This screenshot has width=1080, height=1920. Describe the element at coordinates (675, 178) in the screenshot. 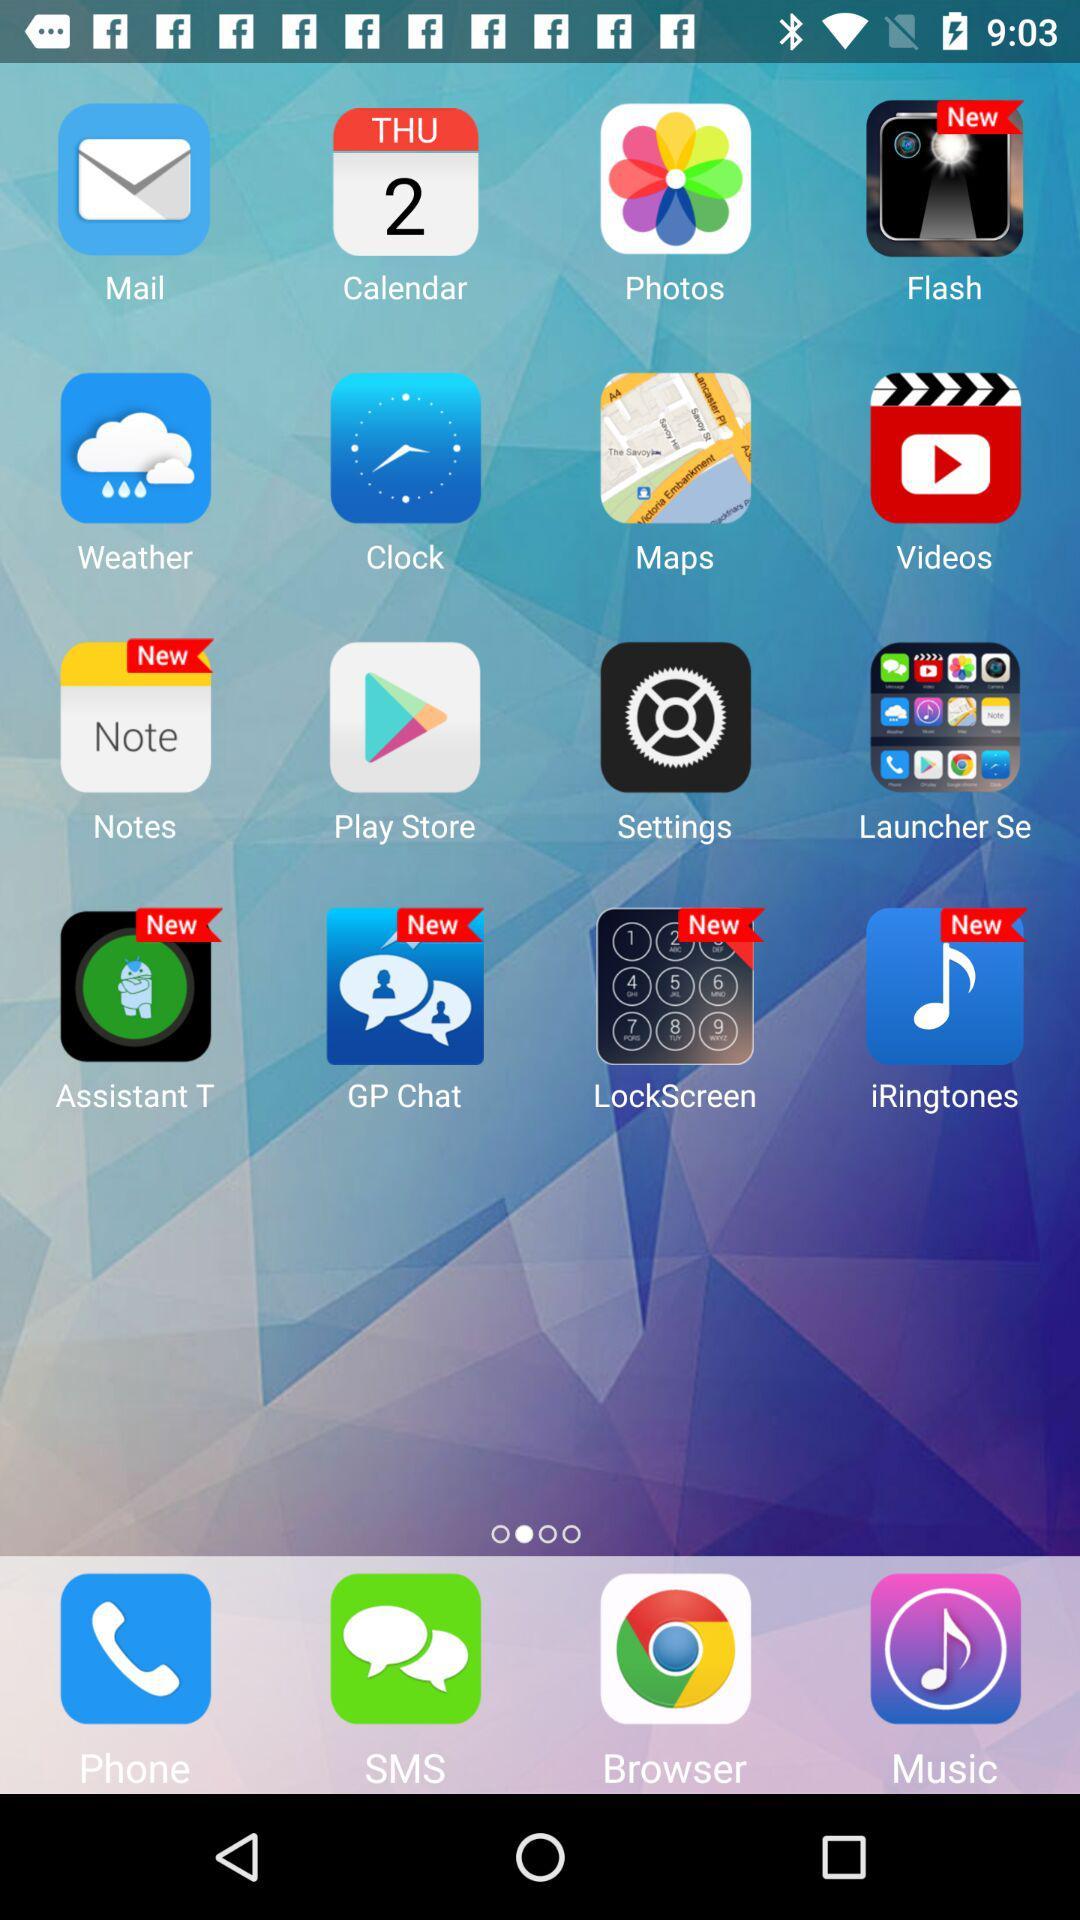

I see `the photos icon` at that location.